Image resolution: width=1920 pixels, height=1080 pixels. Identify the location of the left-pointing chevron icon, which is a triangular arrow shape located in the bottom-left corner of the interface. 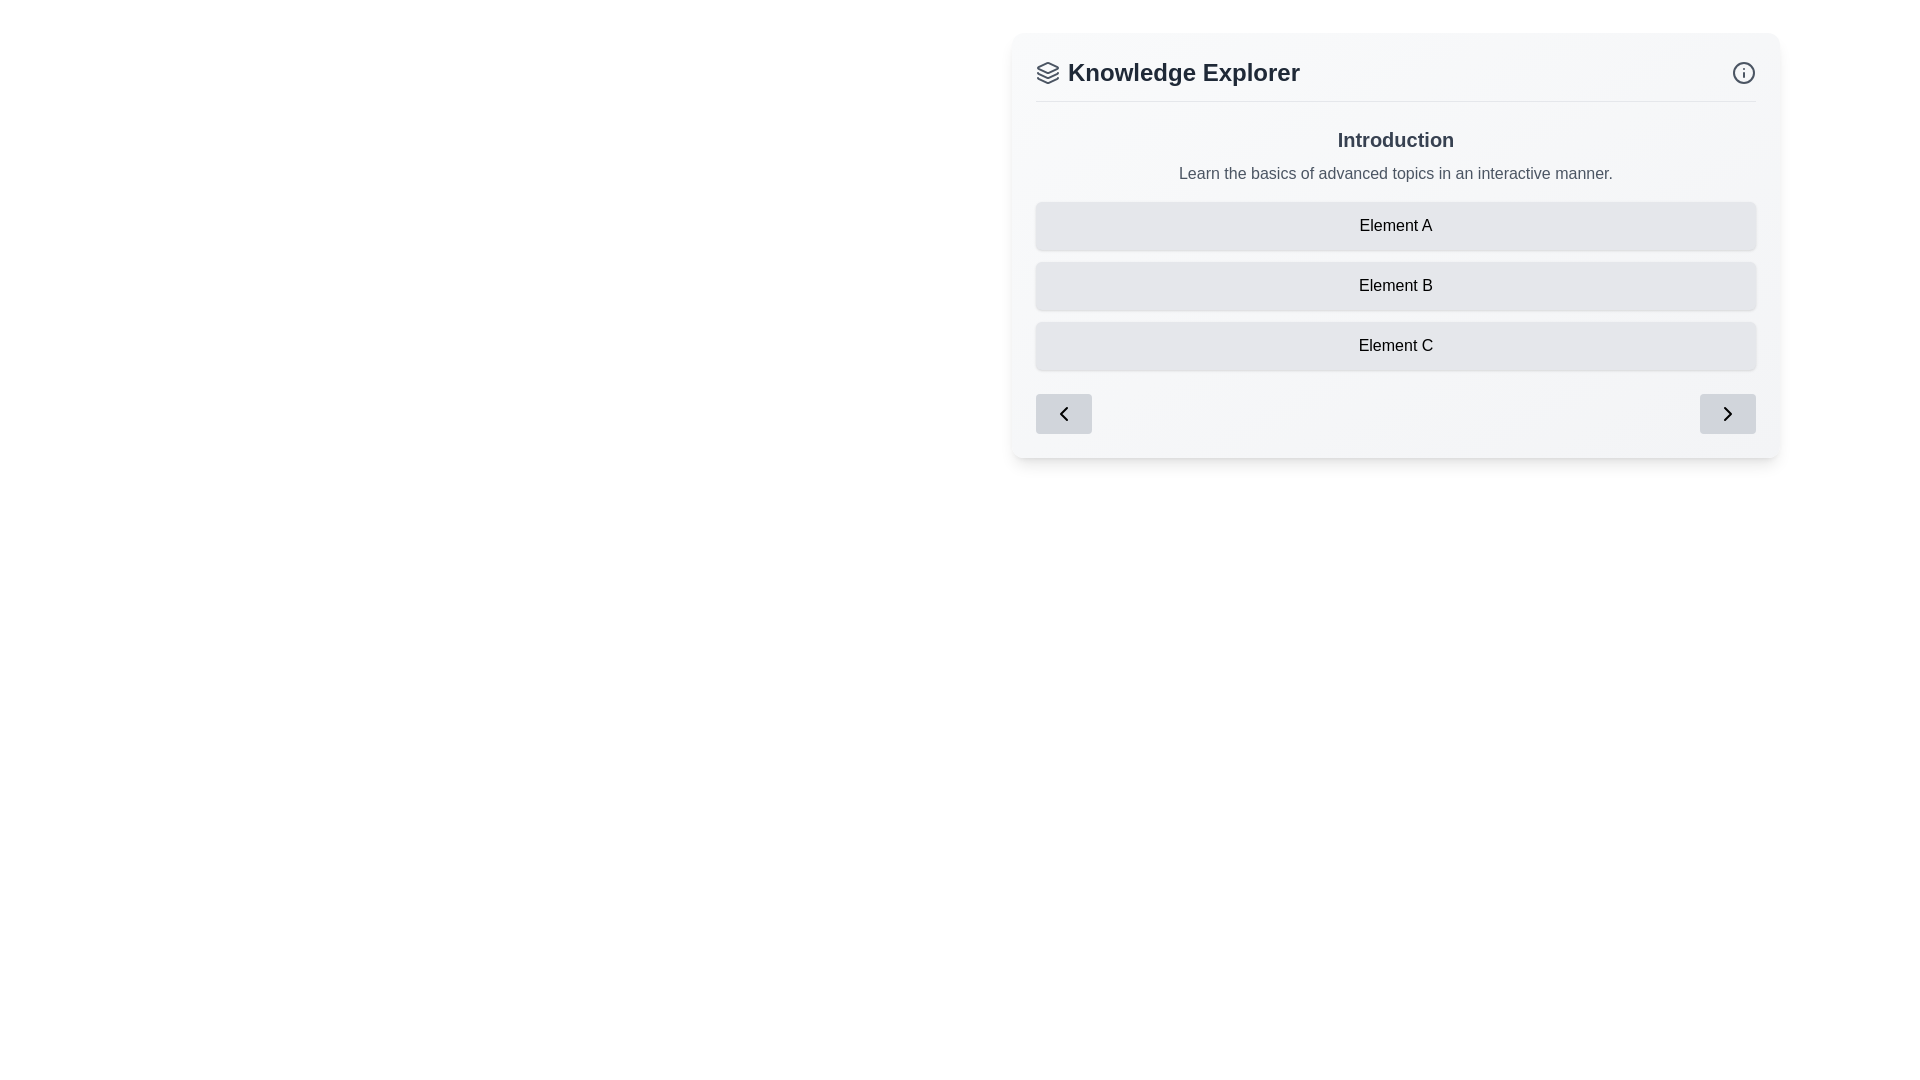
(1063, 412).